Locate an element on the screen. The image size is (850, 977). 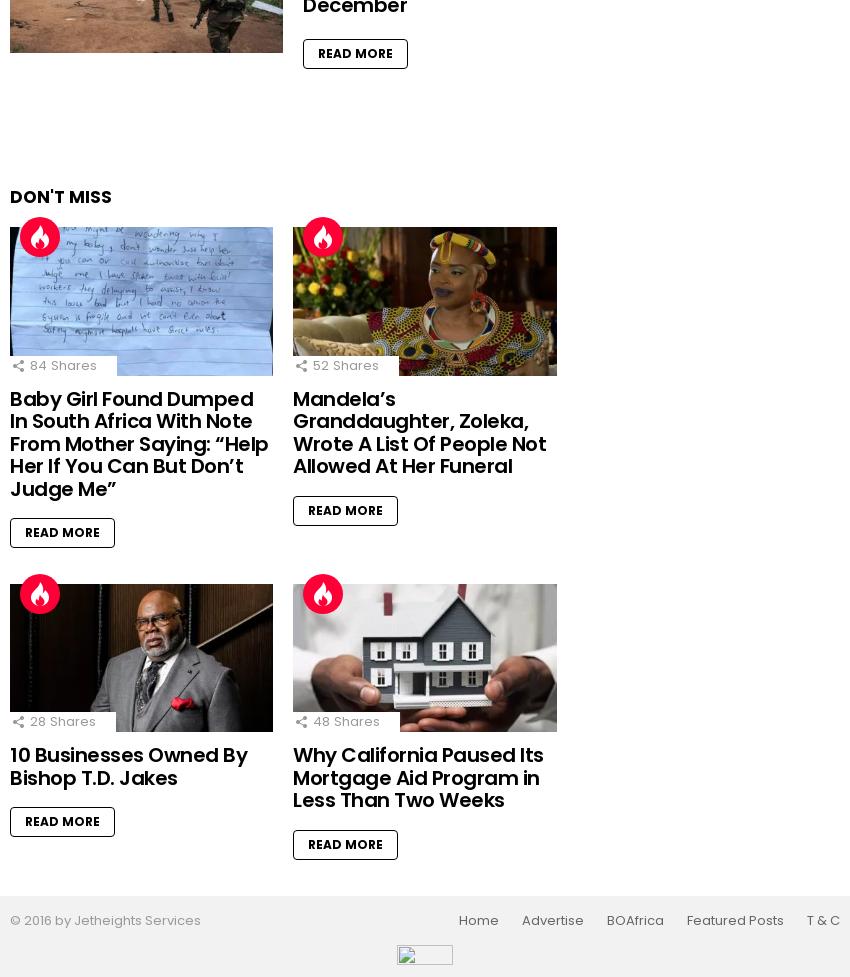
'28' is located at coordinates (36, 721).